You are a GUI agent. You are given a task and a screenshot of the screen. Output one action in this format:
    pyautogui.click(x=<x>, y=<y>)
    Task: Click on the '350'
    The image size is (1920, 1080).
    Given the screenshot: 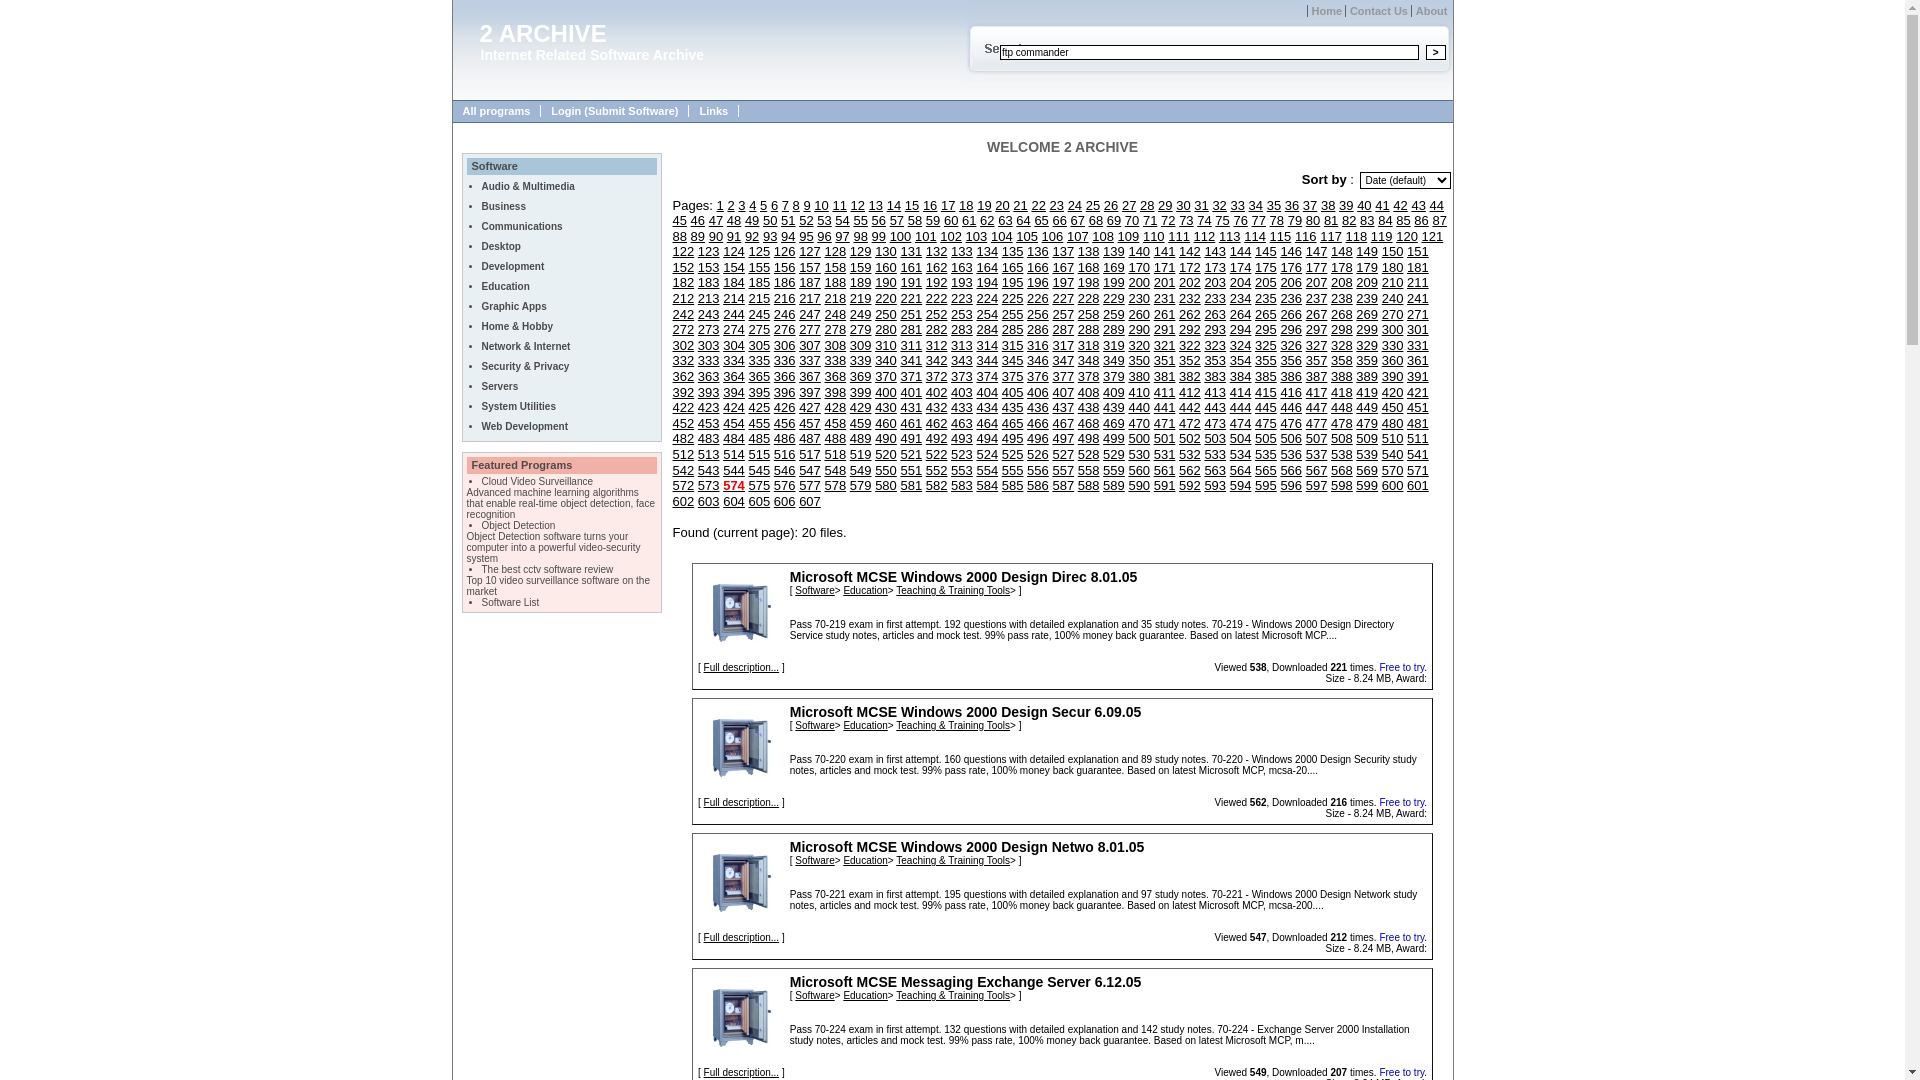 What is the action you would take?
    pyautogui.click(x=1138, y=360)
    